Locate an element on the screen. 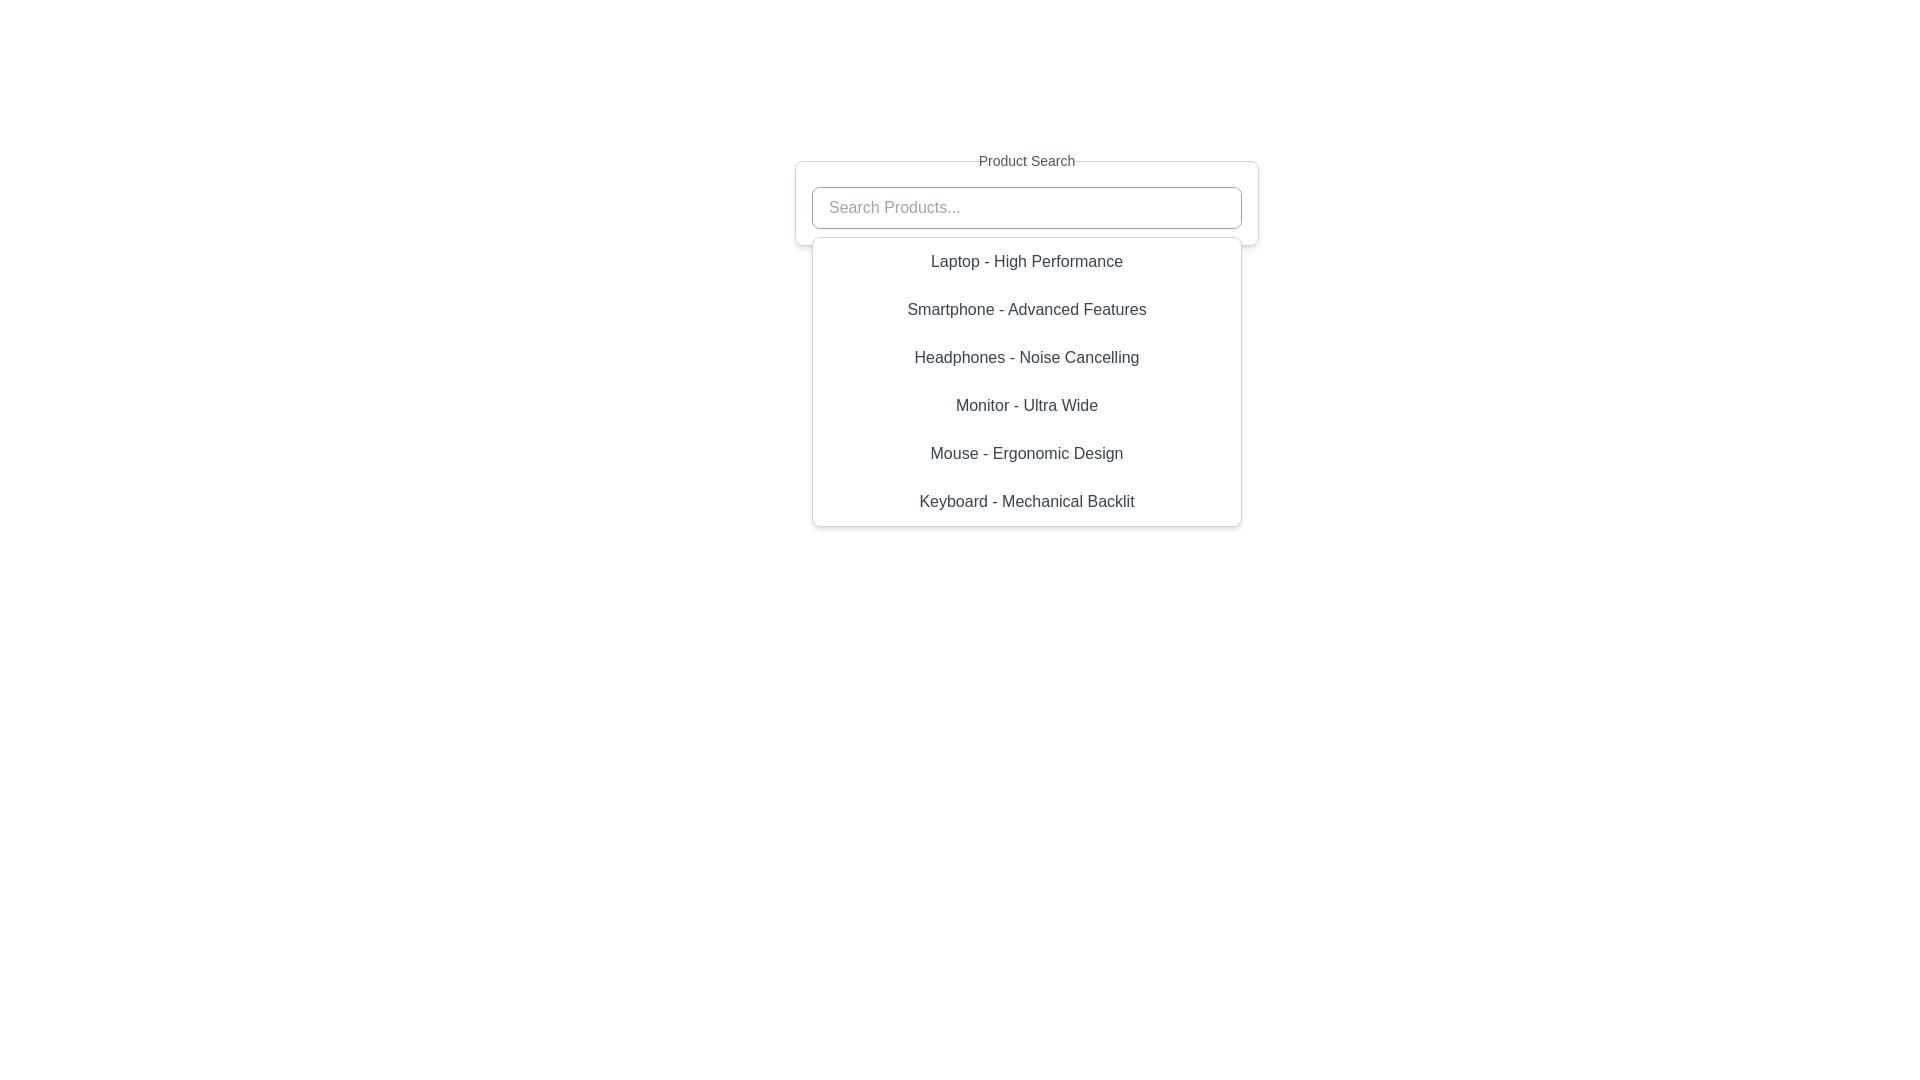 The height and width of the screenshot is (1080, 1920). the text label displaying 'Headphones - Noise Cancelling' in the dropdown menu, which is the third item below 'Smartphone - Advanced Features' is located at coordinates (1027, 357).